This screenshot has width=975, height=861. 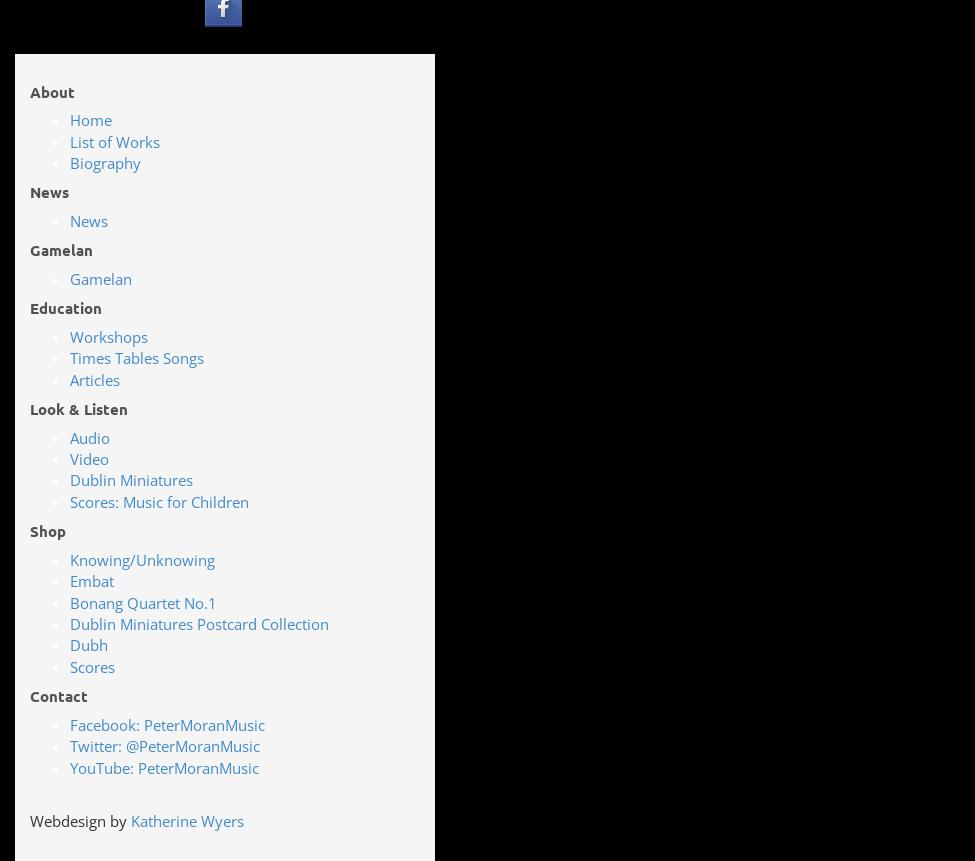 I want to click on 'Facebook: PeterMoranMusic', so click(x=166, y=723).